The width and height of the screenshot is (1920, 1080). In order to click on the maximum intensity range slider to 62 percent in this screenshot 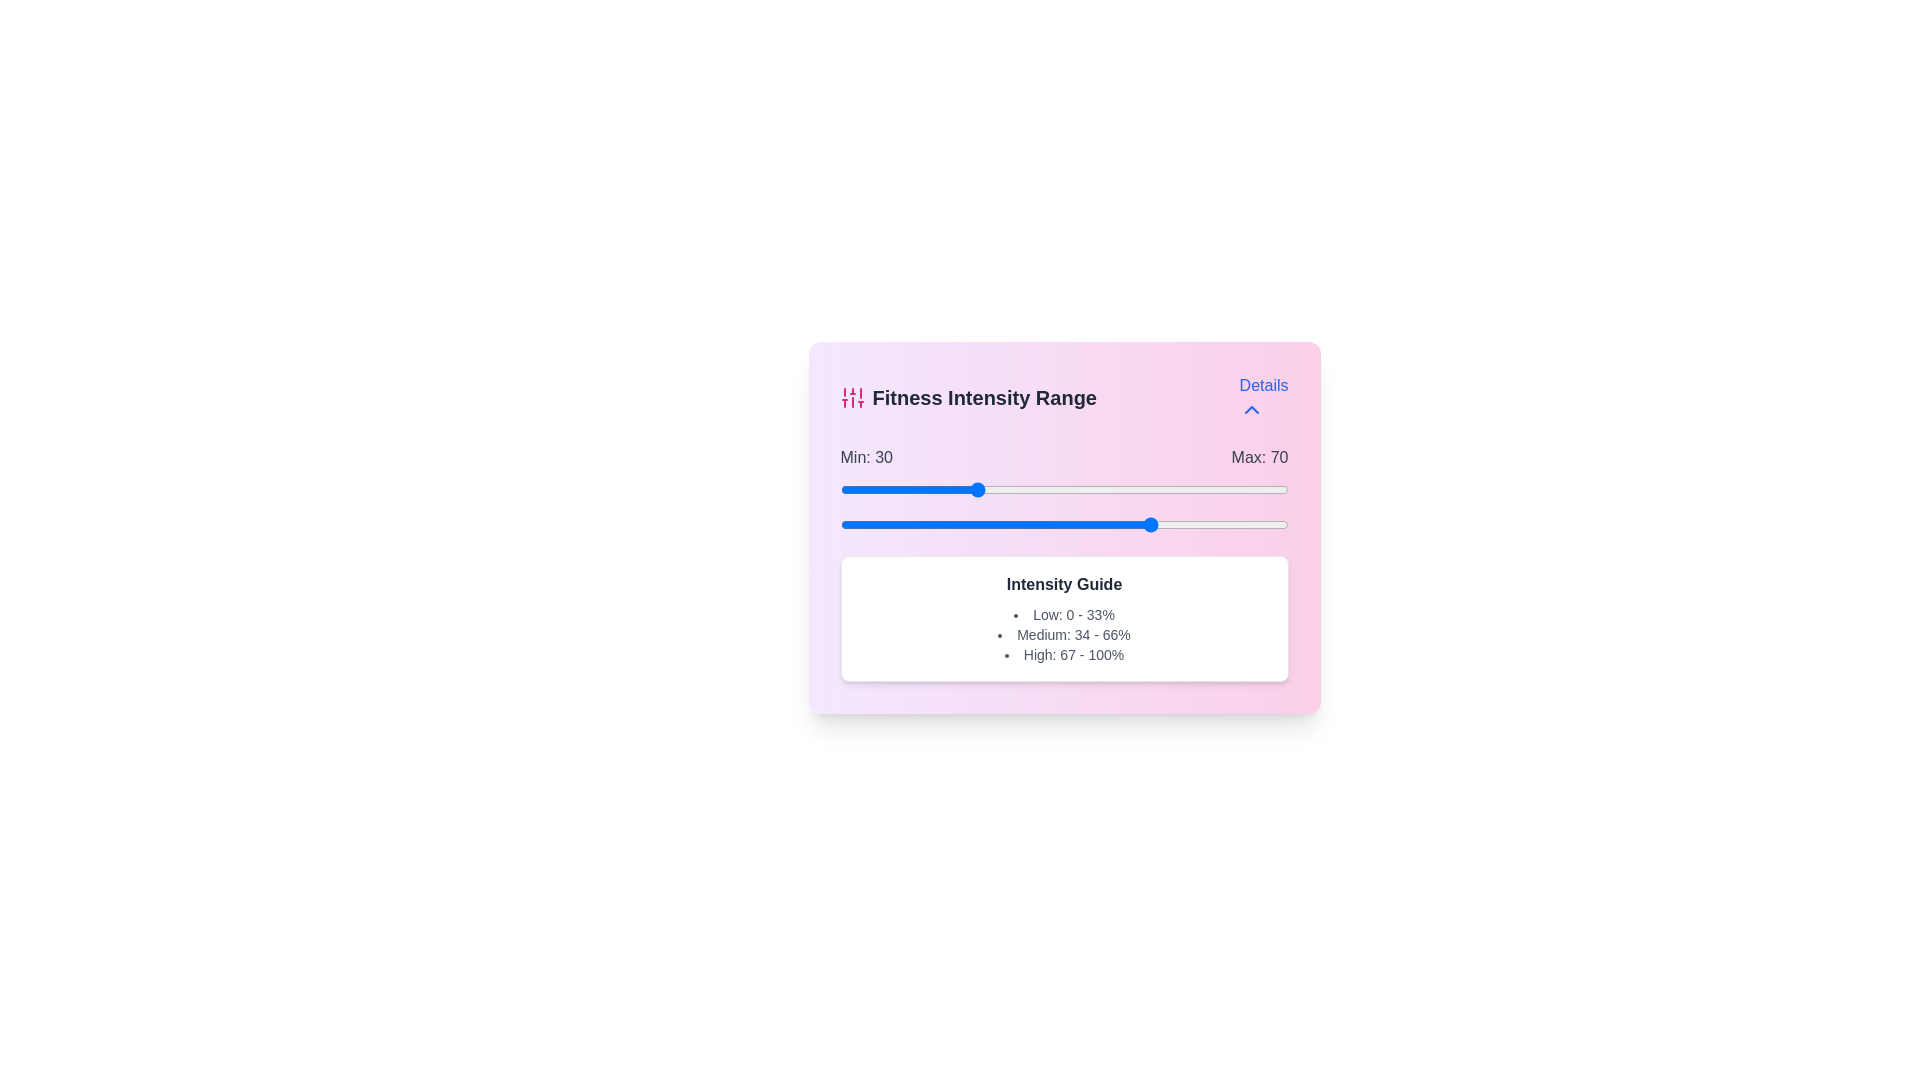, I will do `click(1117, 523)`.